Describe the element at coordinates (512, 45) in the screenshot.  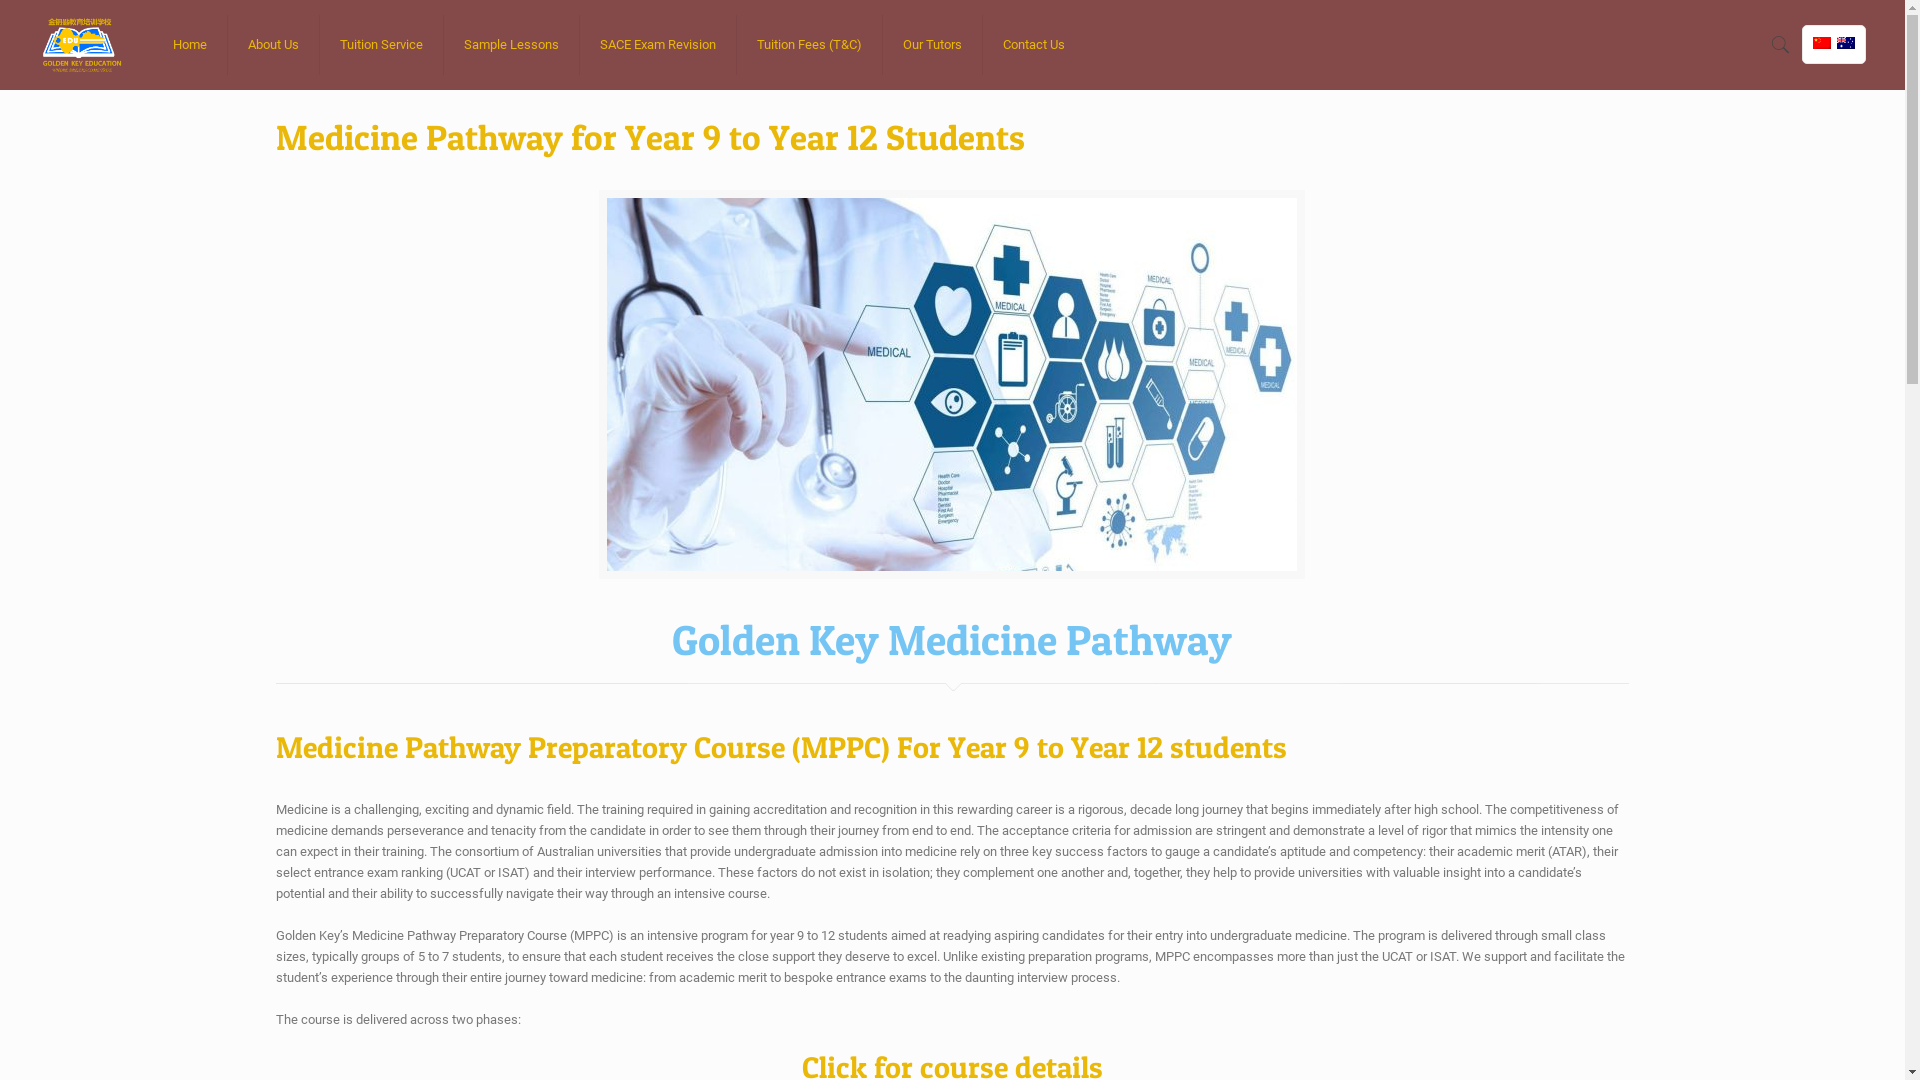
I see `'Sample Lessons'` at that location.